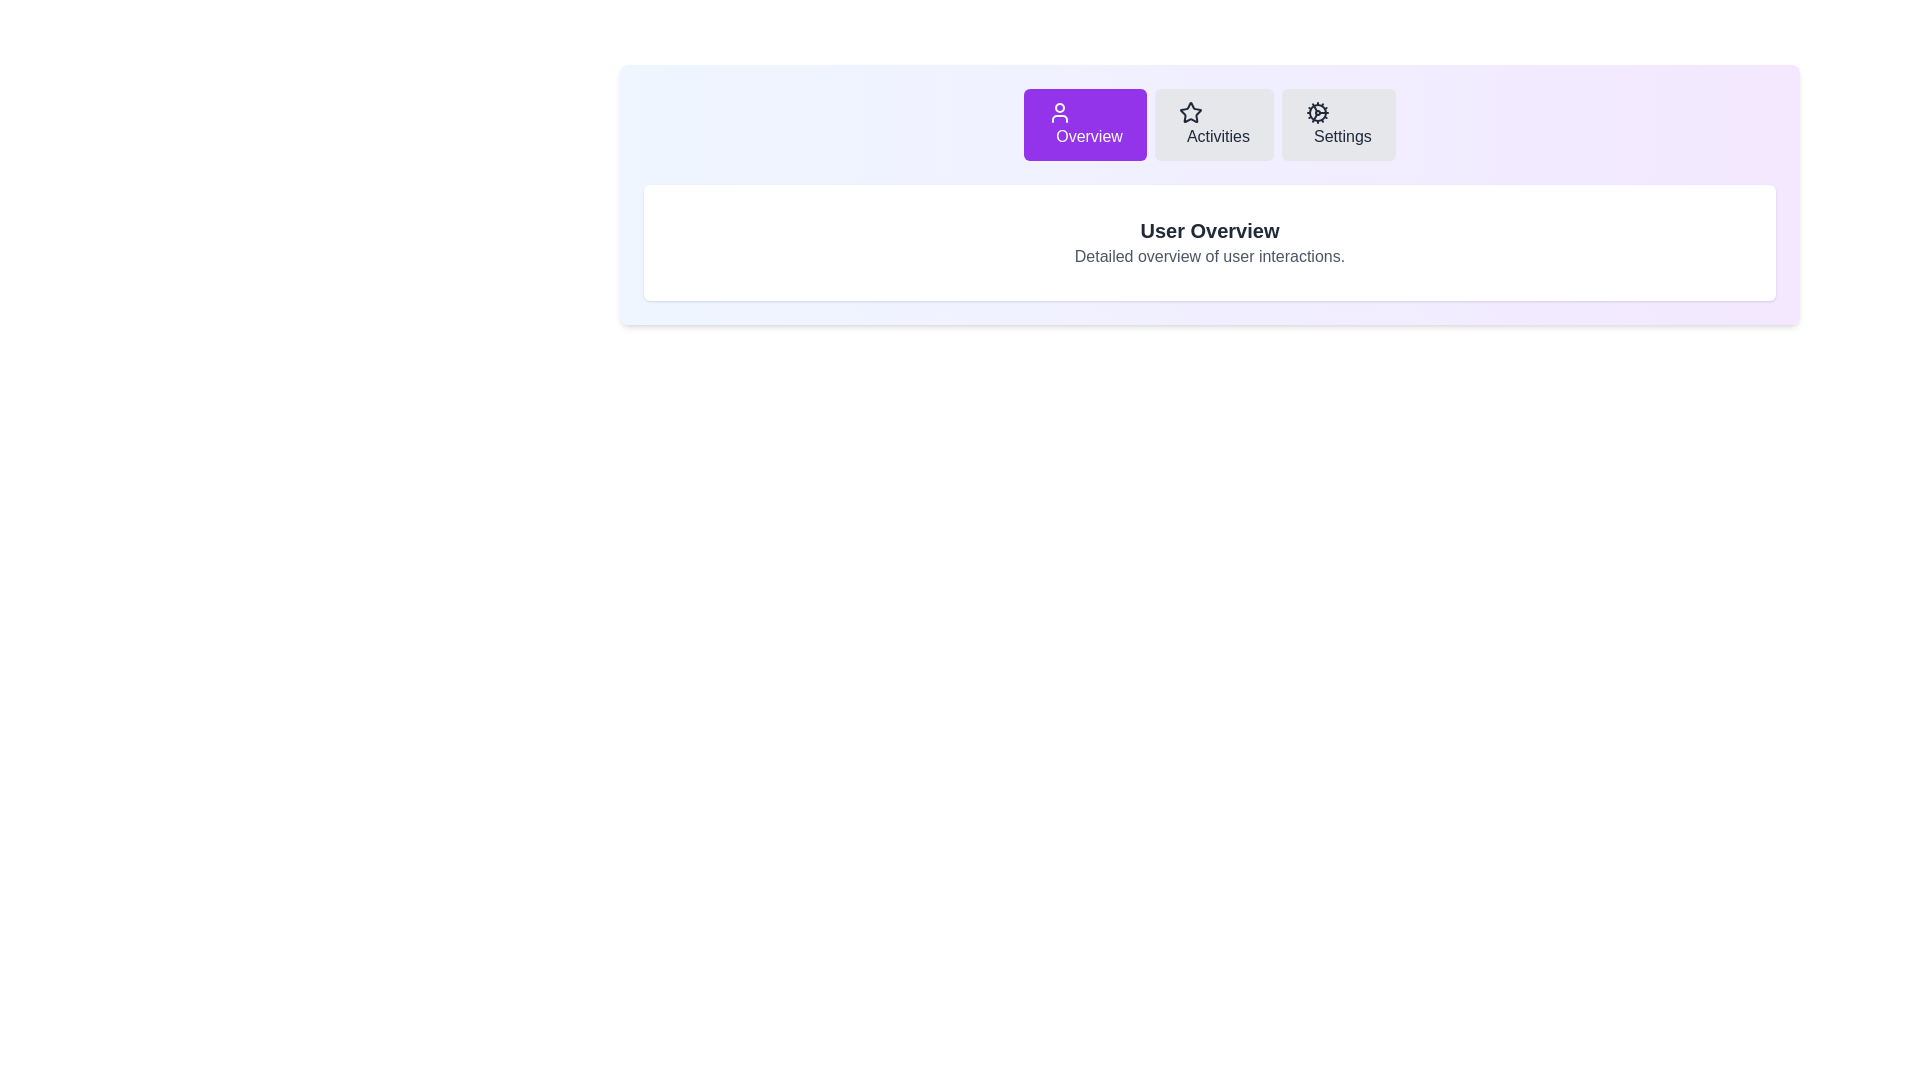 Image resolution: width=1920 pixels, height=1080 pixels. I want to click on the 'Overview' label within the first button of the horizontal button group located at the top-center of the interface, so click(1088, 135).